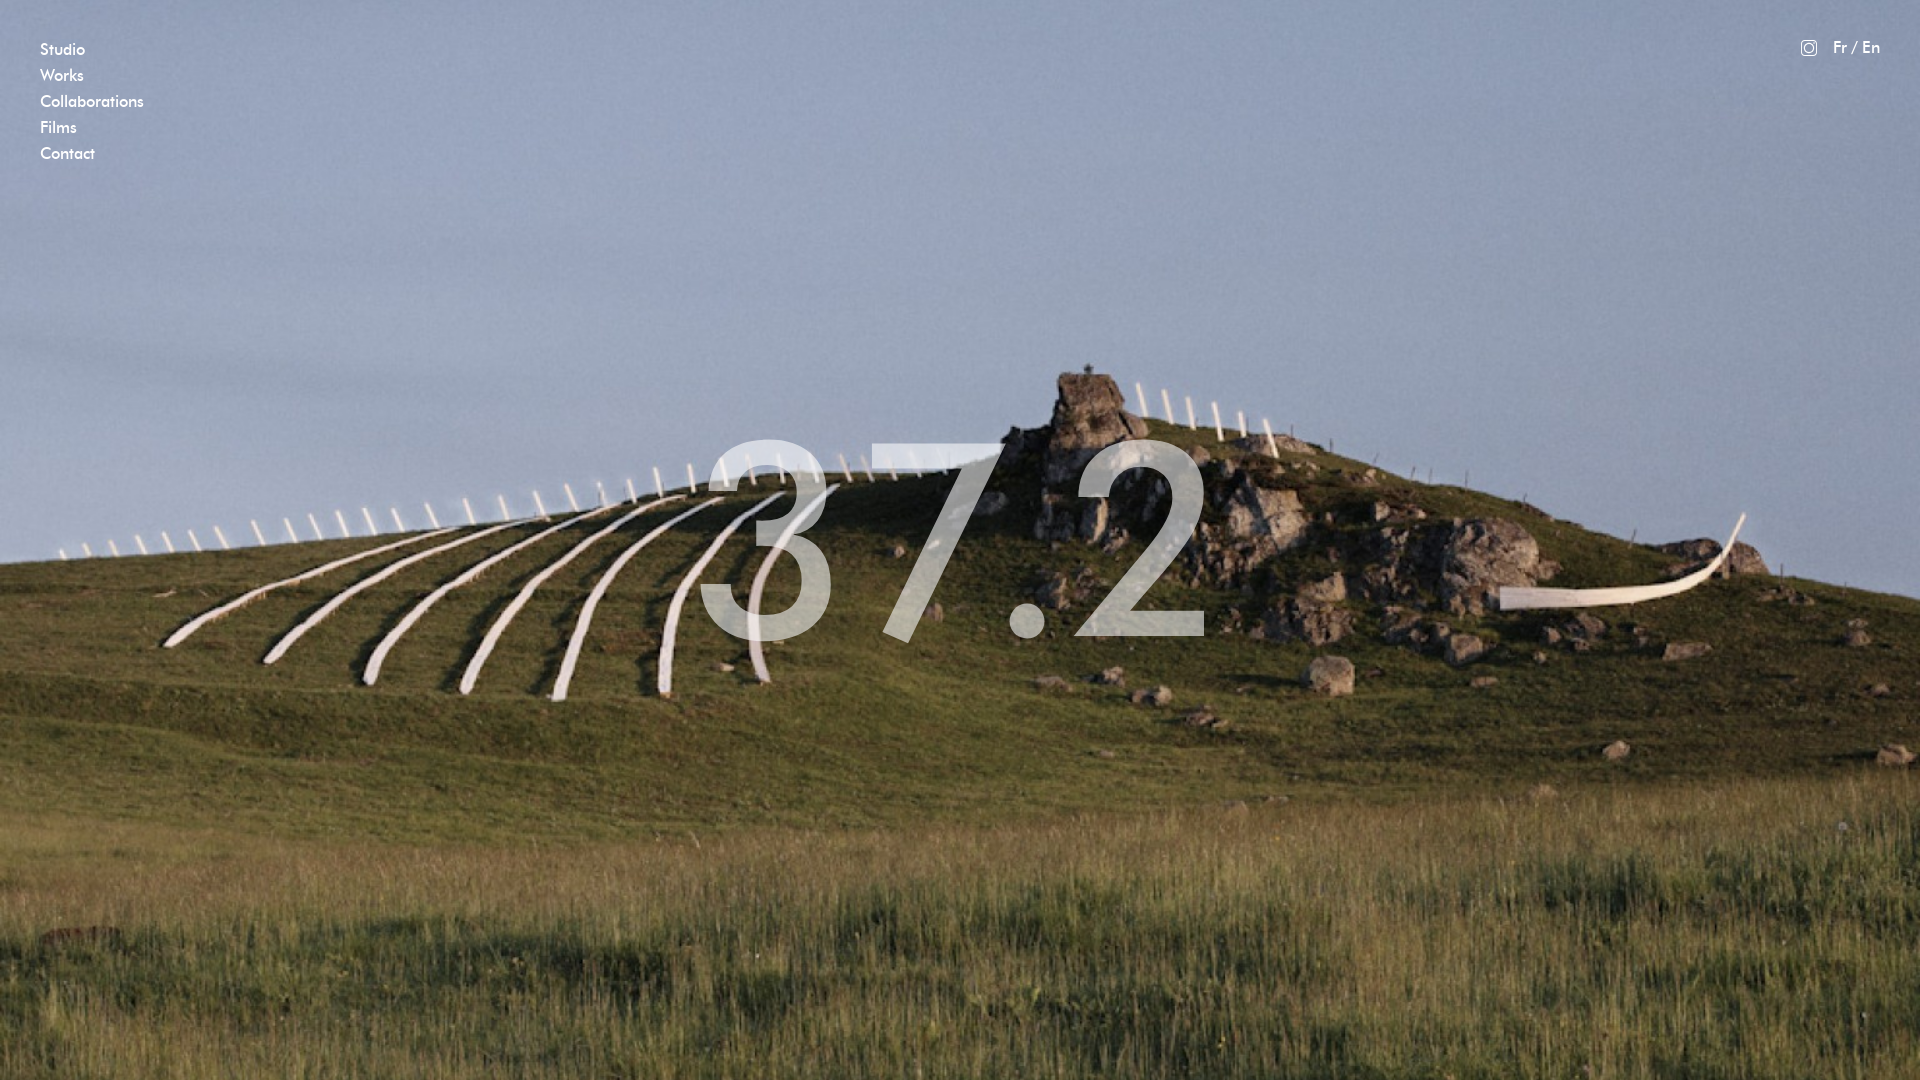 This screenshot has width=1920, height=1080. Describe the element at coordinates (1870, 46) in the screenshot. I see `'En'` at that location.